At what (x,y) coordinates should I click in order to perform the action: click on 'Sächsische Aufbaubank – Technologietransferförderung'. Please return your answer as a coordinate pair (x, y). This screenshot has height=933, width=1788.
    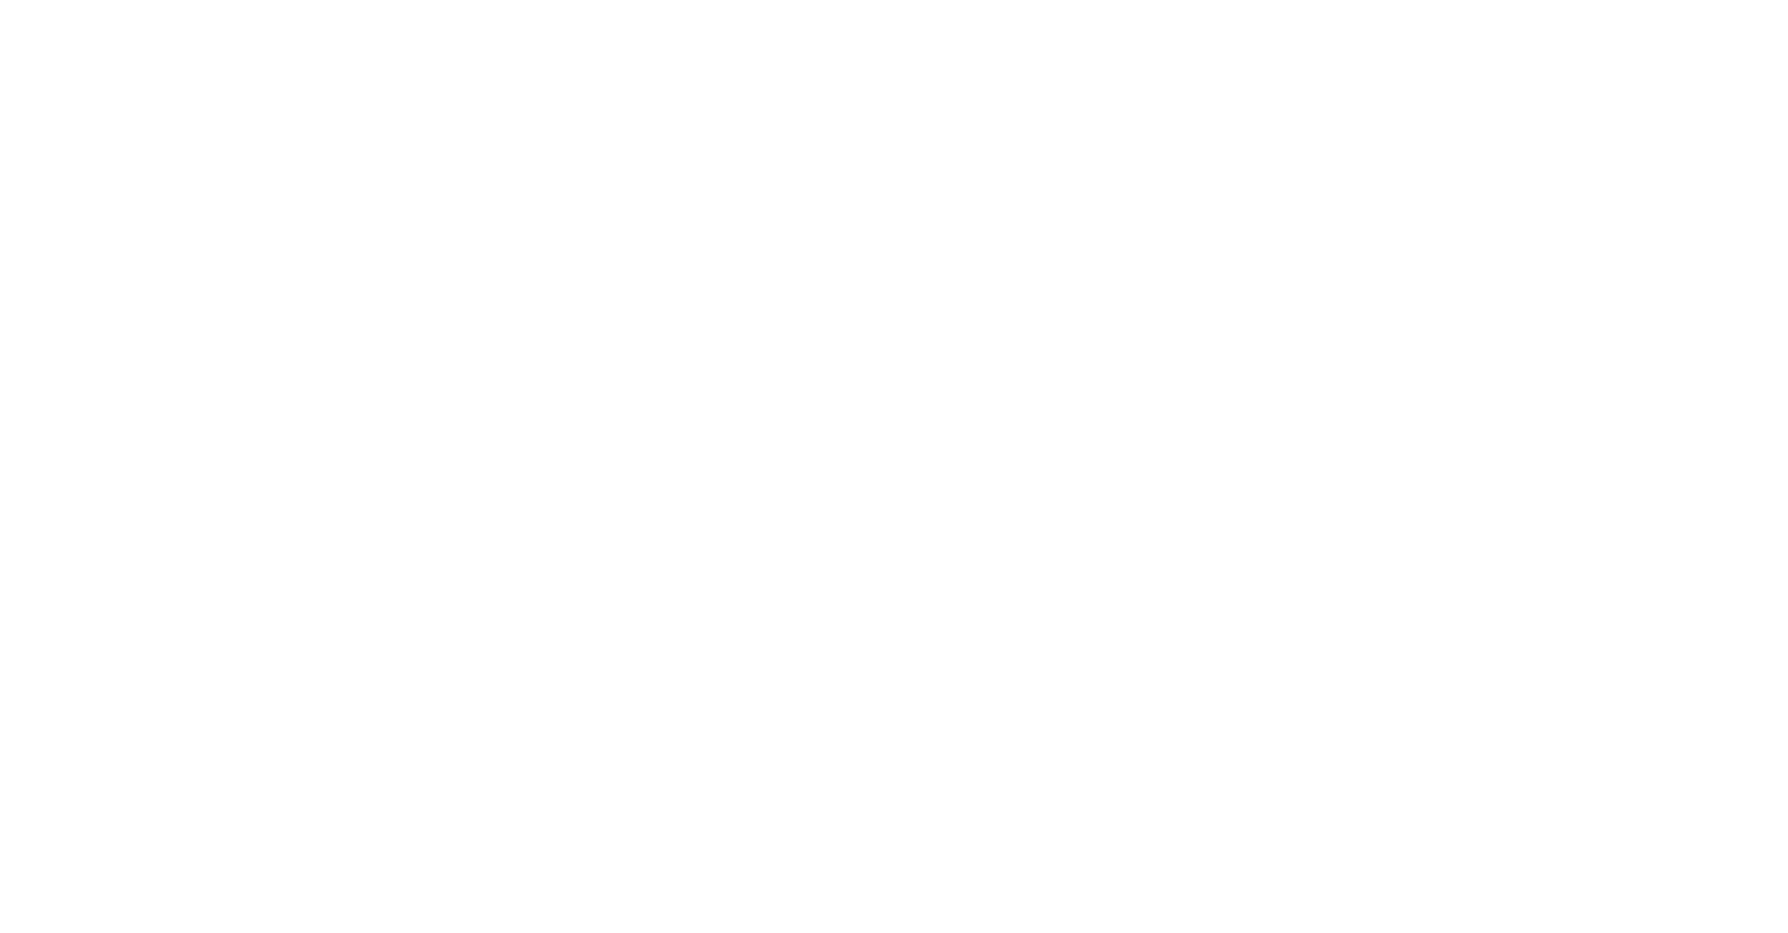
    Looking at the image, I should click on (1504, 659).